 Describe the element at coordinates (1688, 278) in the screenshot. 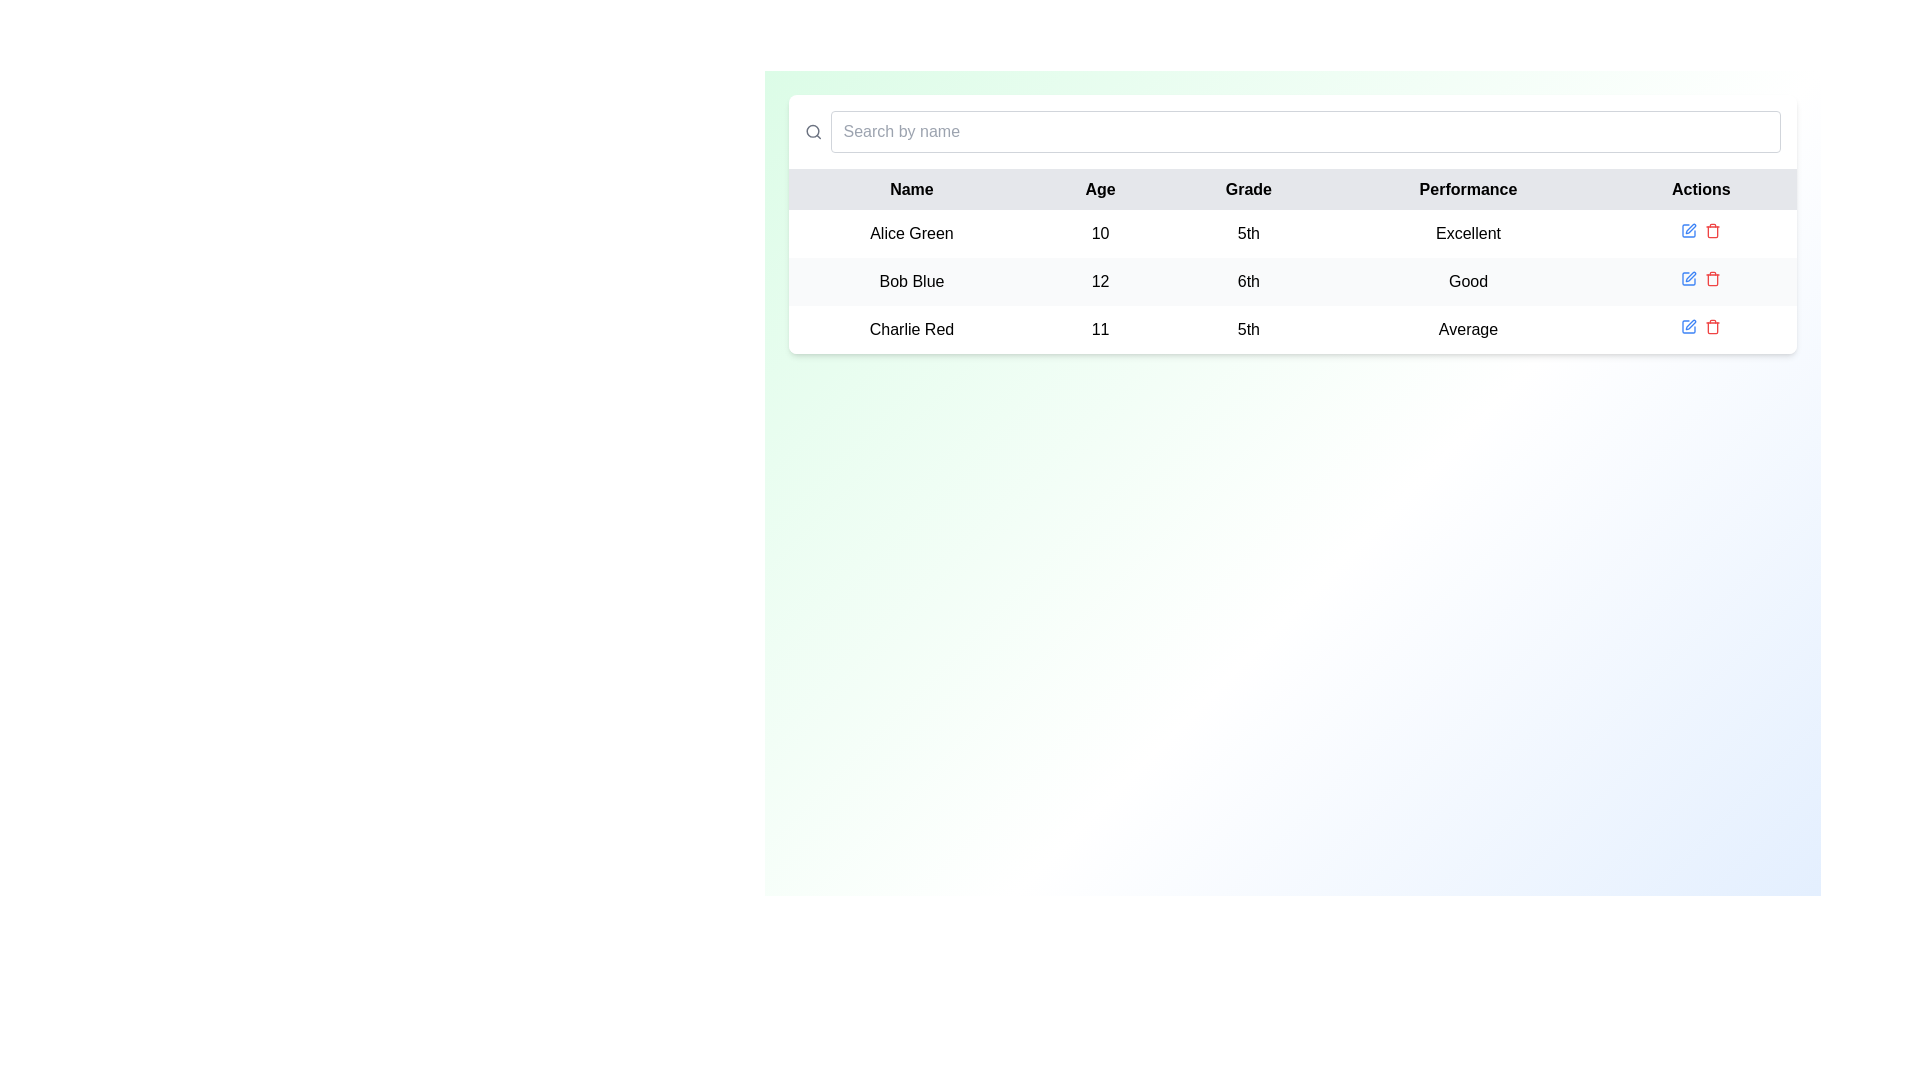

I see `the edit icon in the 'Actions' column of the second row to initiate editing for the 'Bob Blue' row` at that location.